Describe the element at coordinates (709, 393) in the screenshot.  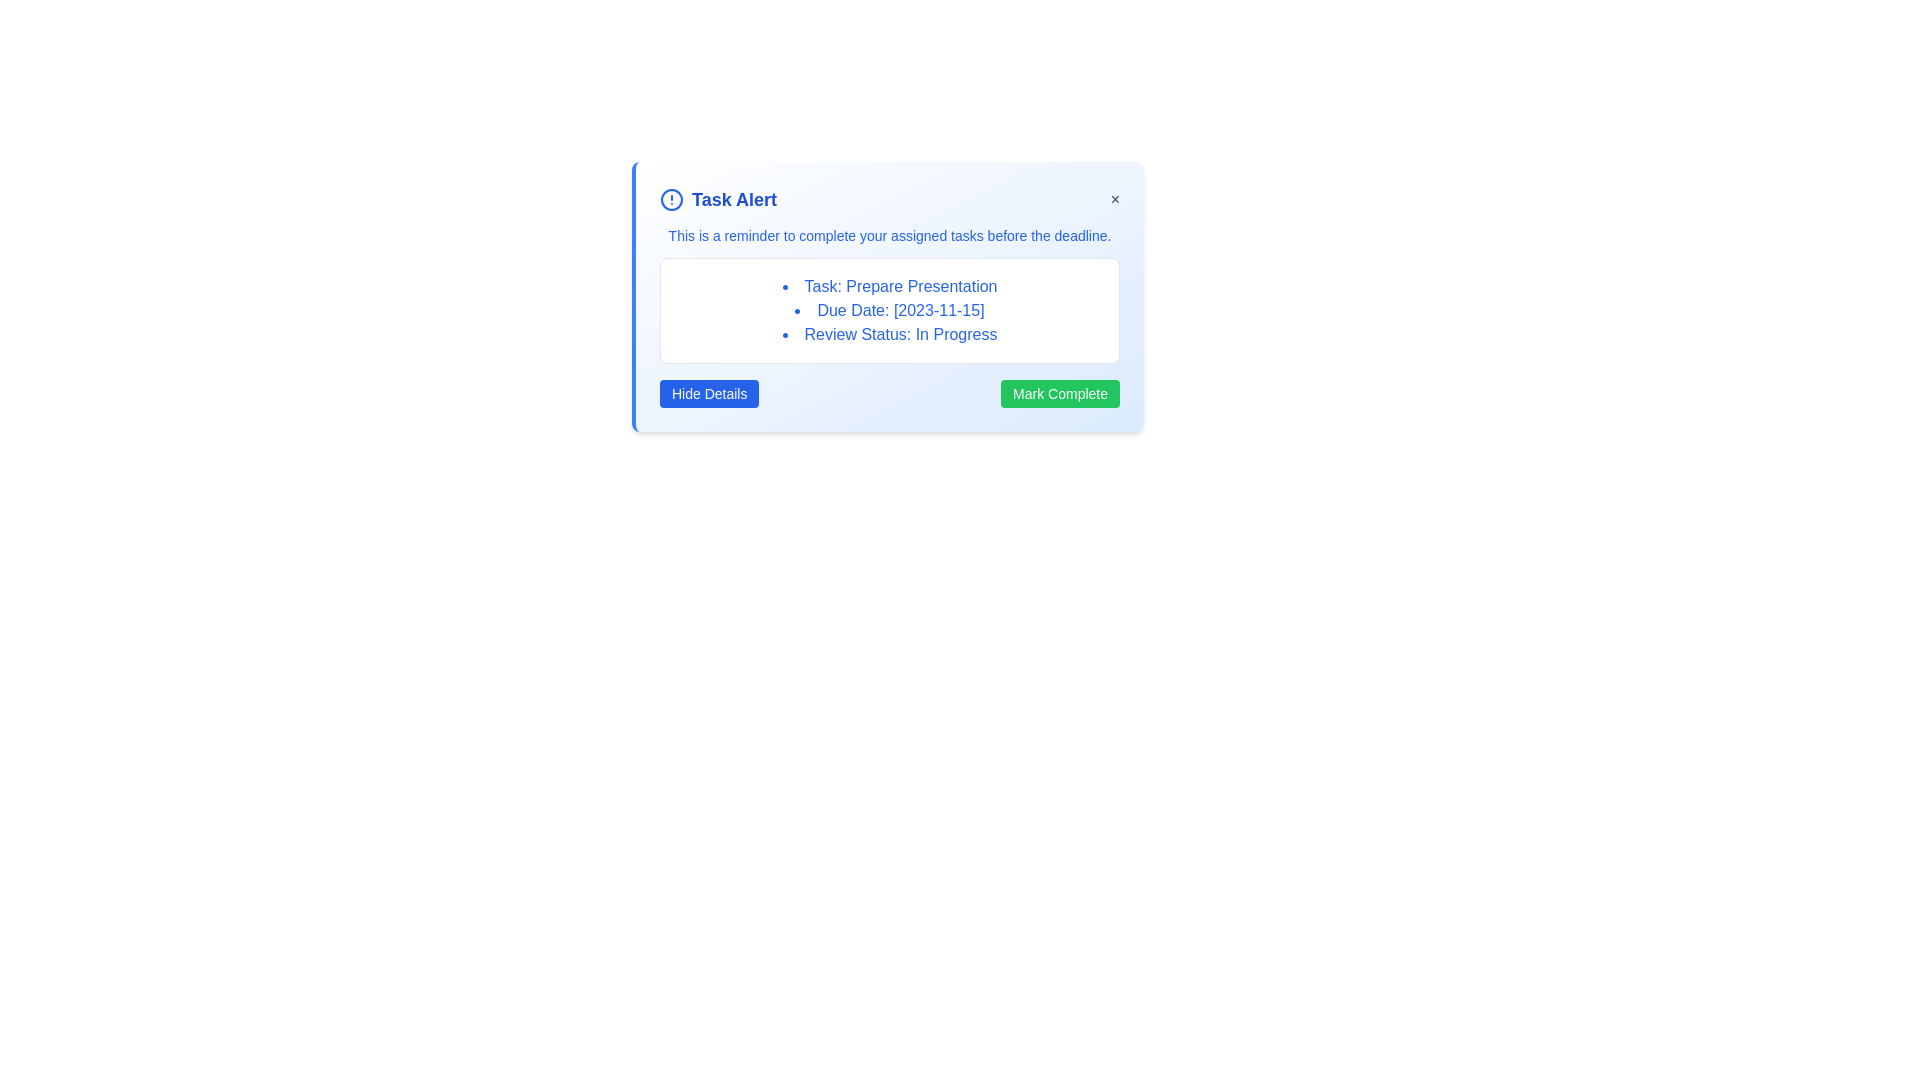
I see `the 'Hide Details' button to toggle the visibility of the task details` at that location.